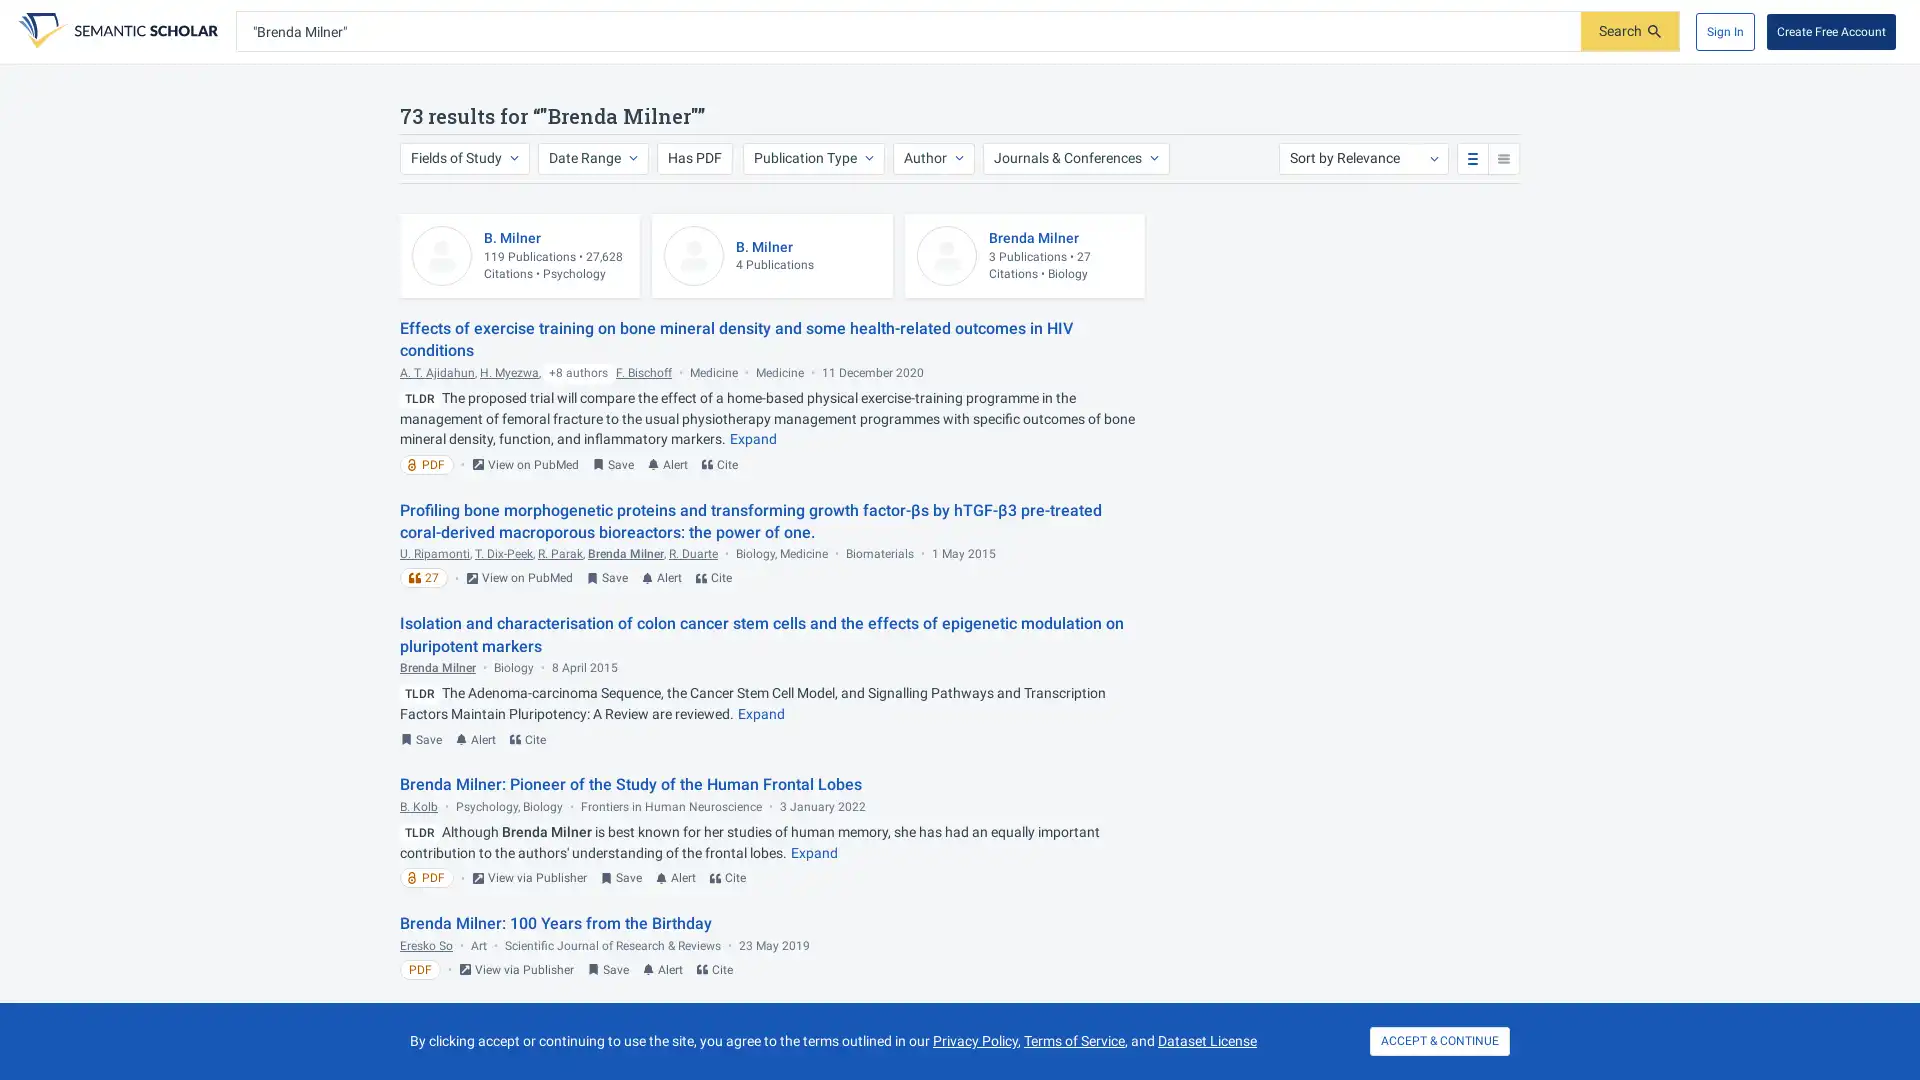 This screenshot has width=1920, height=1080. Describe the element at coordinates (420, 739) in the screenshot. I see `Save to Library` at that location.